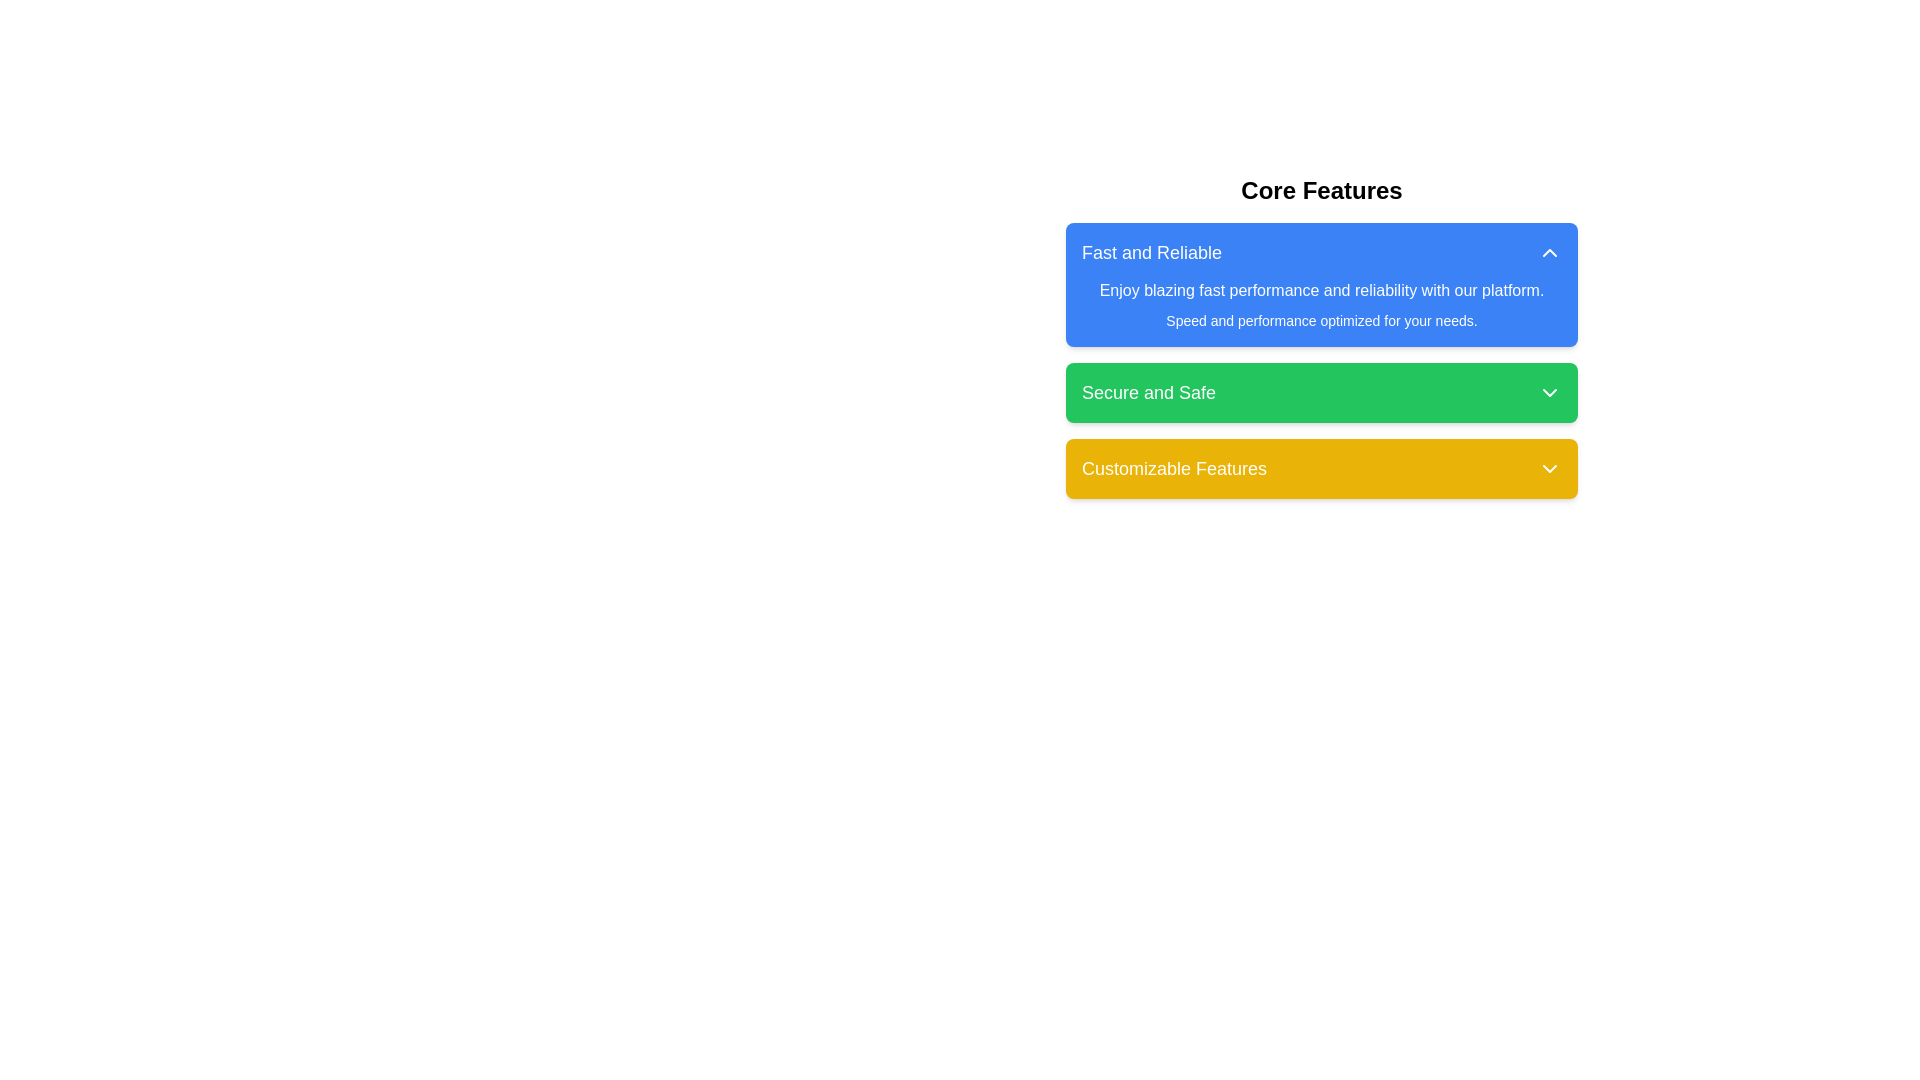 The height and width of the screenshot is (1080, 1920). Describe the element at coordinates (1549, 252) in the screenshot. I see `the Chevron icon located at the rightmost end of the header section titled 'Fast and Reliable'` at that location.